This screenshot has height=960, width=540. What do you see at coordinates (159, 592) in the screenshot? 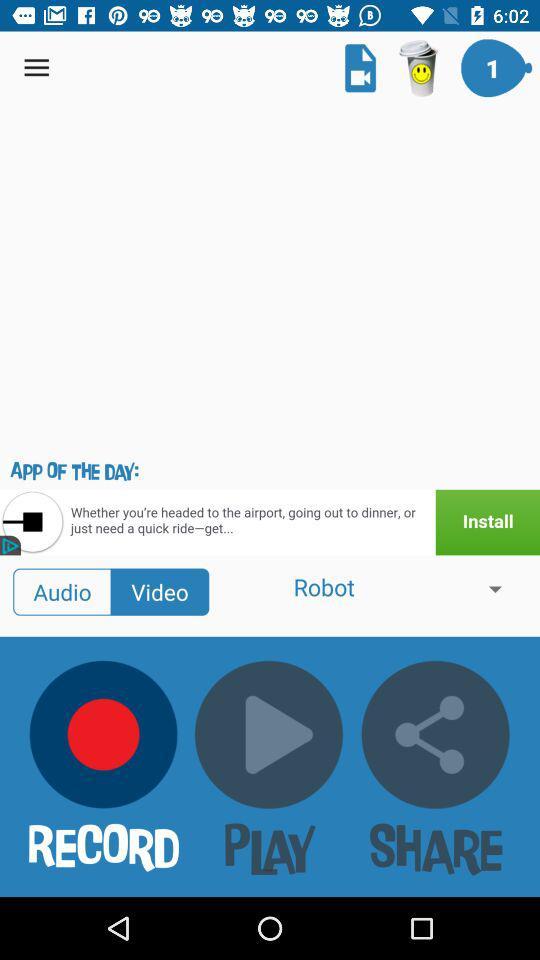
I see `the option video` at bounding box center [159, 592].